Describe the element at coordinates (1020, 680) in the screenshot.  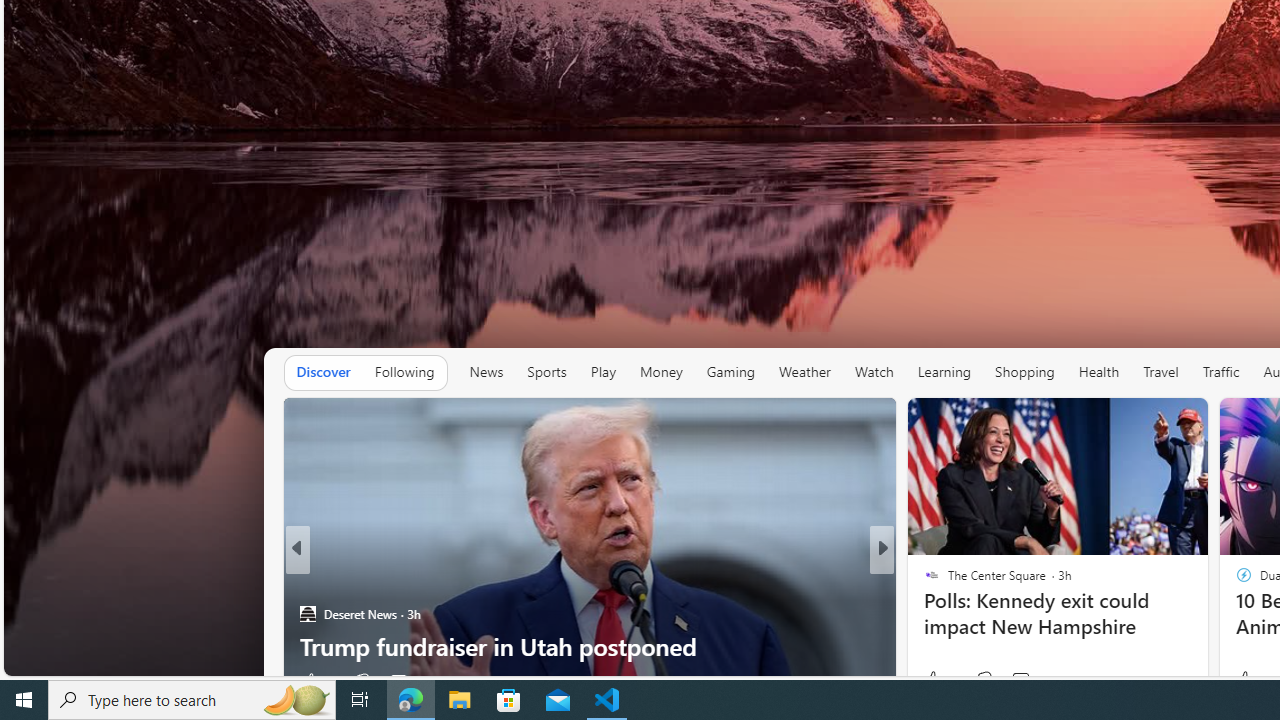
I see `'View comments 88 Comment'` at that location.